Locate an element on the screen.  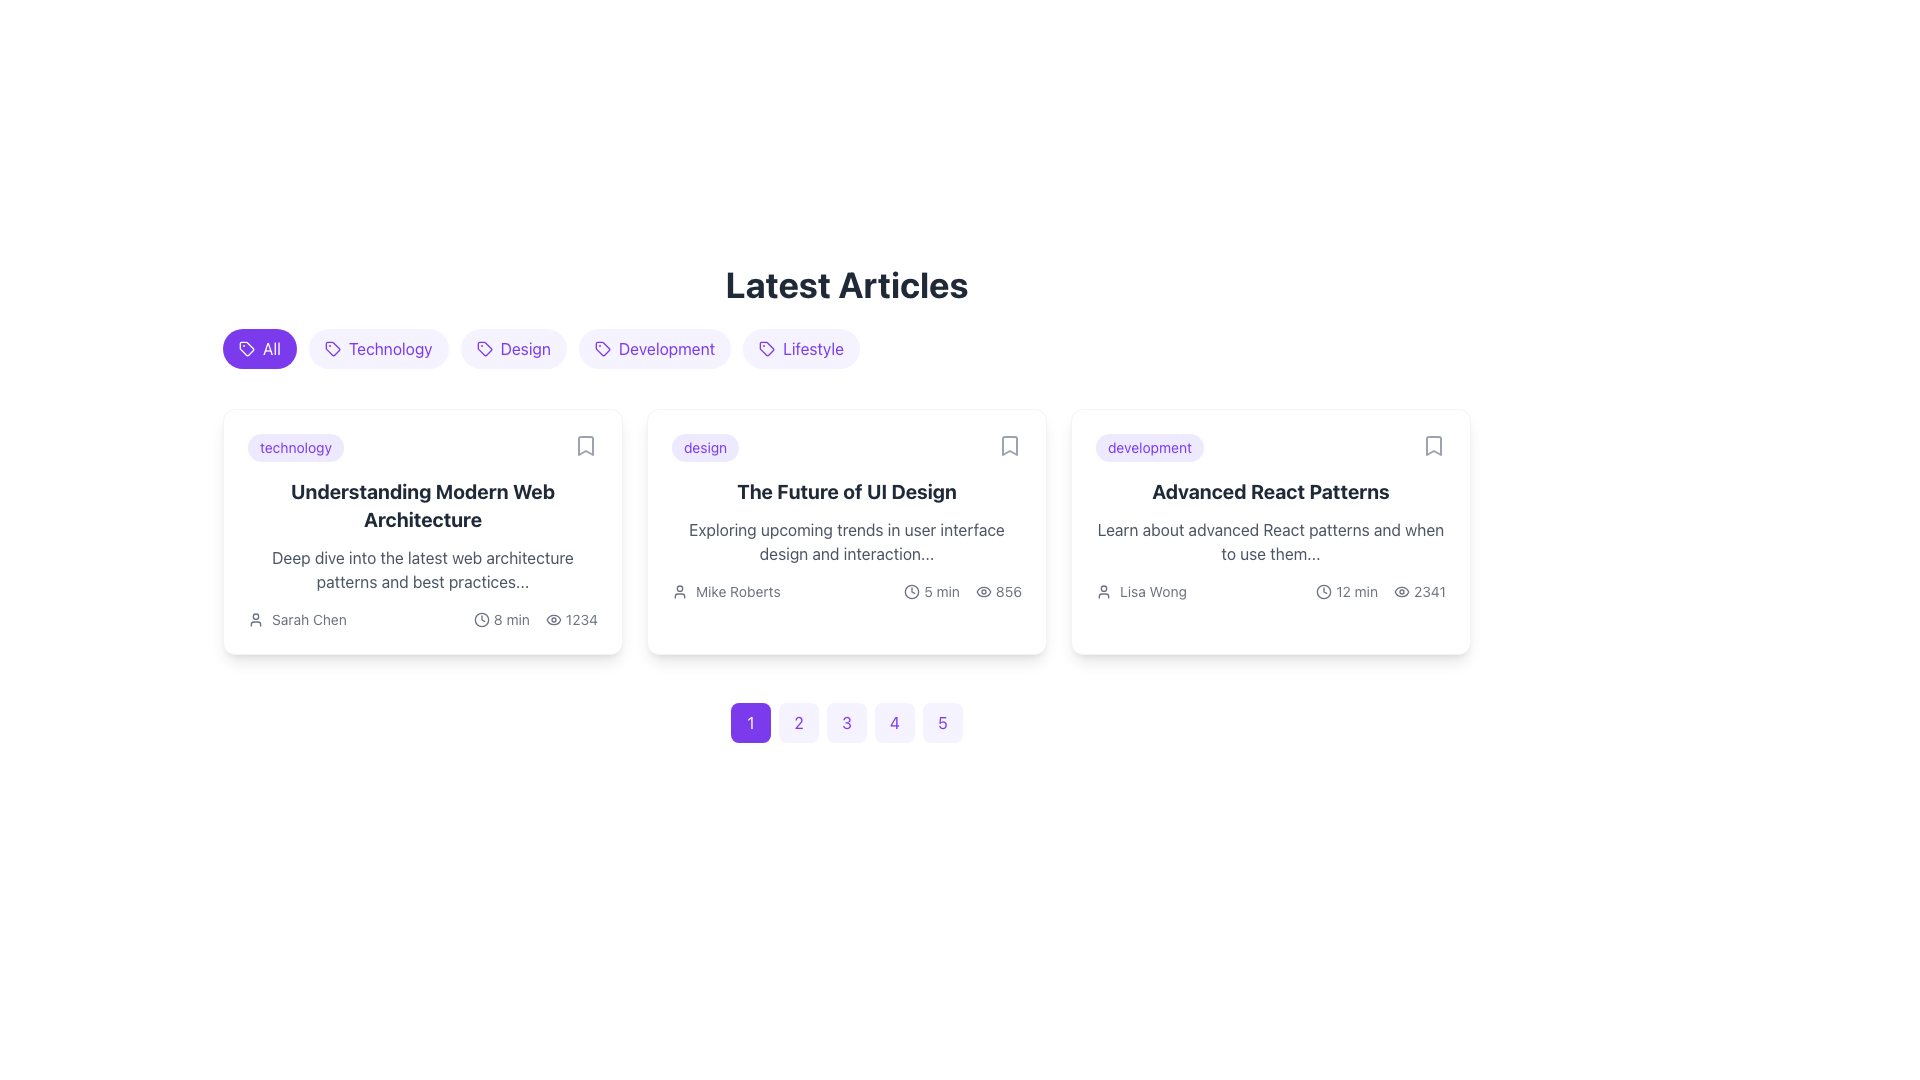
the 'Lifestyle' category tag, which is the fifth tag from the left under the 'Latest Articles' heading, to filter articles is located at coordinates (801, 347).